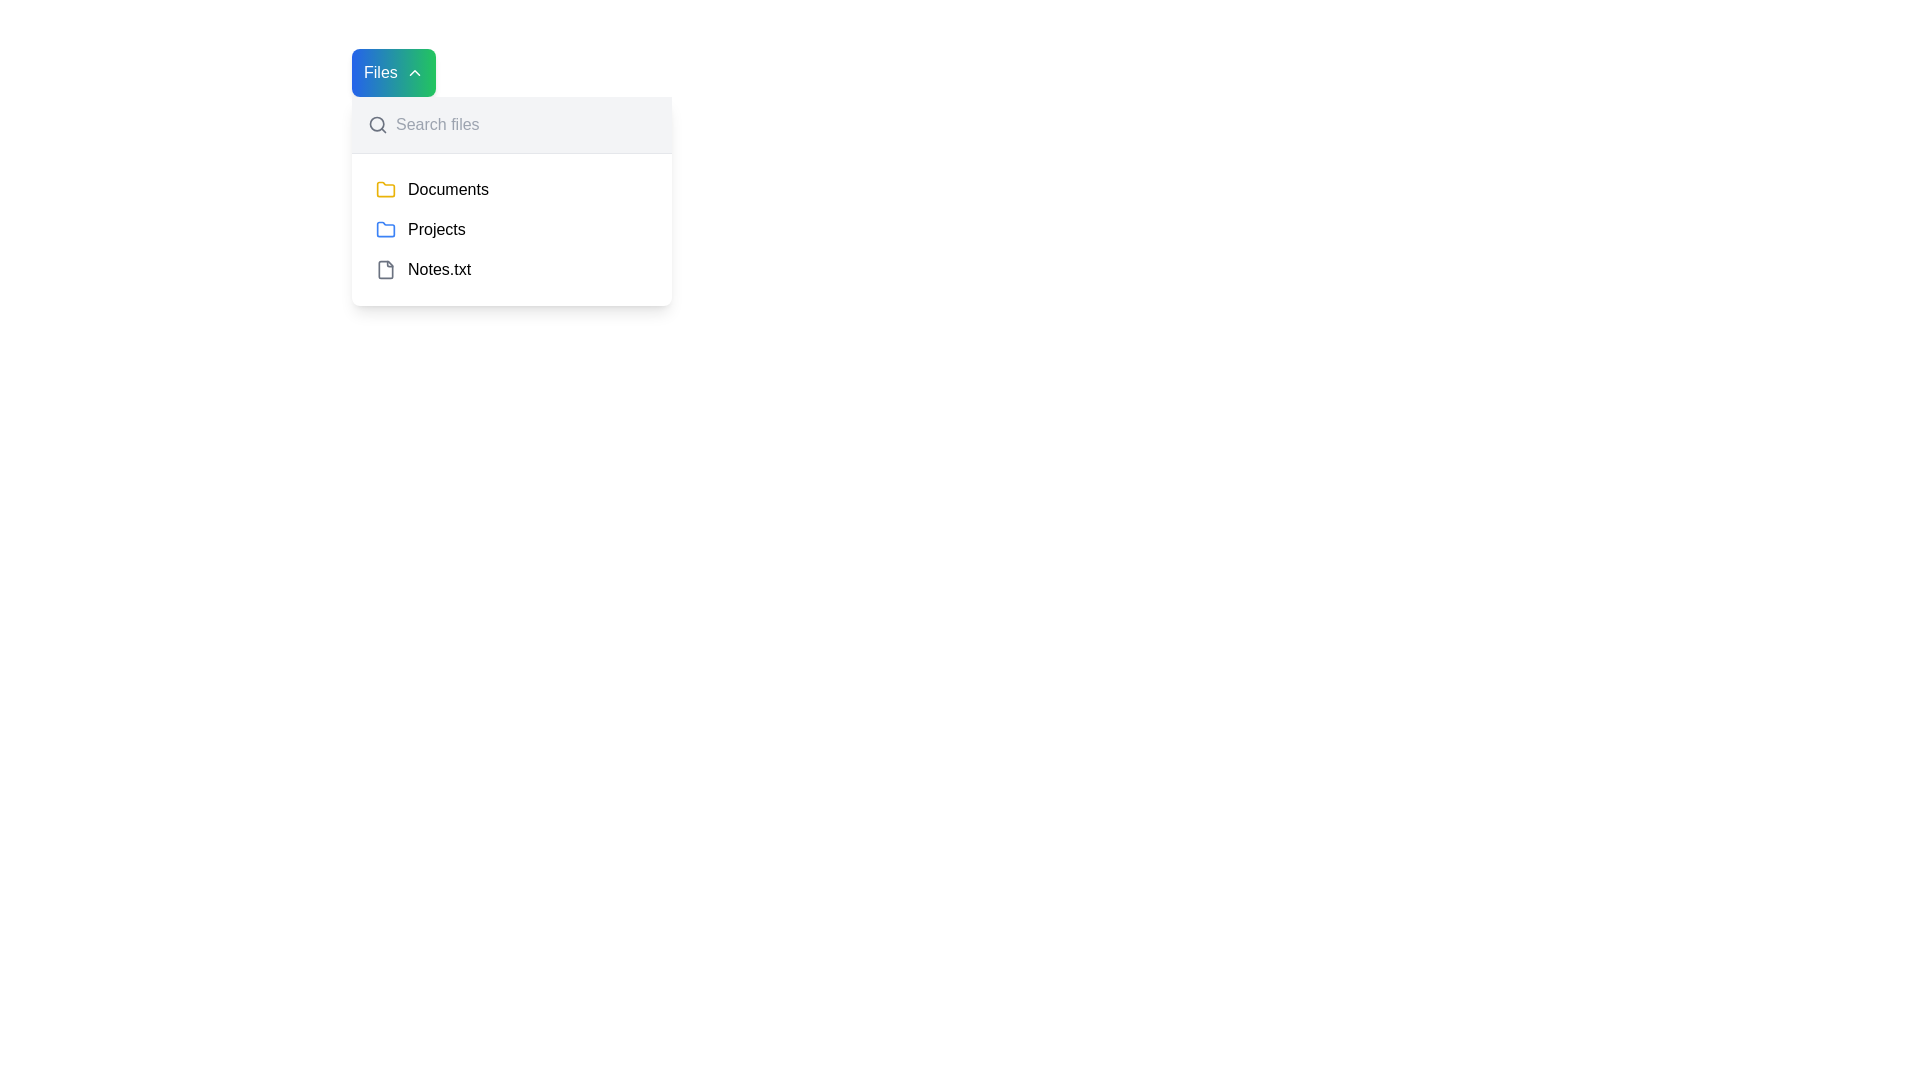 The width and height of the screenshot is (1920, 1080). Describe the element at coordinates (512, 201) in the screenshot. I see `the 'Documents' item in the dropdown menu located at the top-right corner of the application interface` at that location.